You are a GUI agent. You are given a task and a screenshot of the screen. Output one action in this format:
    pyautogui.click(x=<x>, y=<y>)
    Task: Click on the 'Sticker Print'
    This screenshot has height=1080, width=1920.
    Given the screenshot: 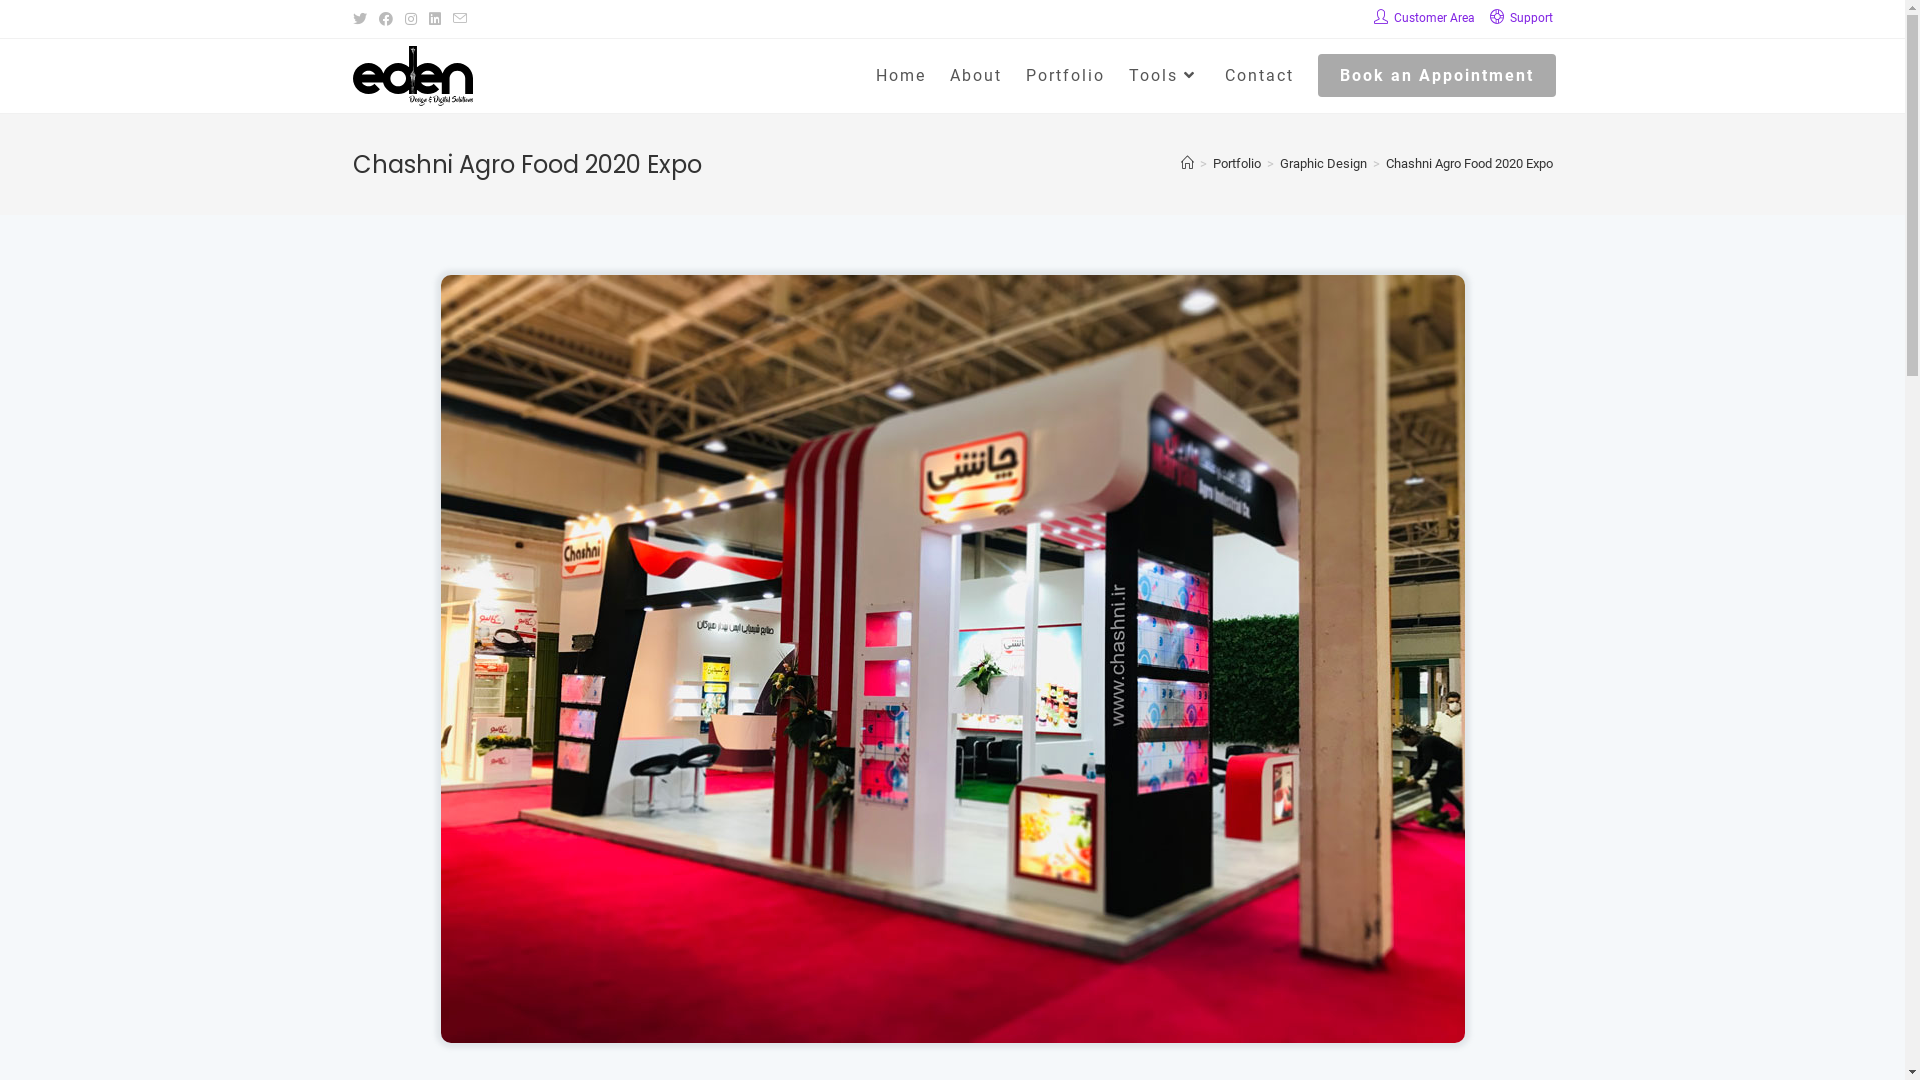 What is the action you would take?
    pyautogui.click(x=1401, y=774)
    